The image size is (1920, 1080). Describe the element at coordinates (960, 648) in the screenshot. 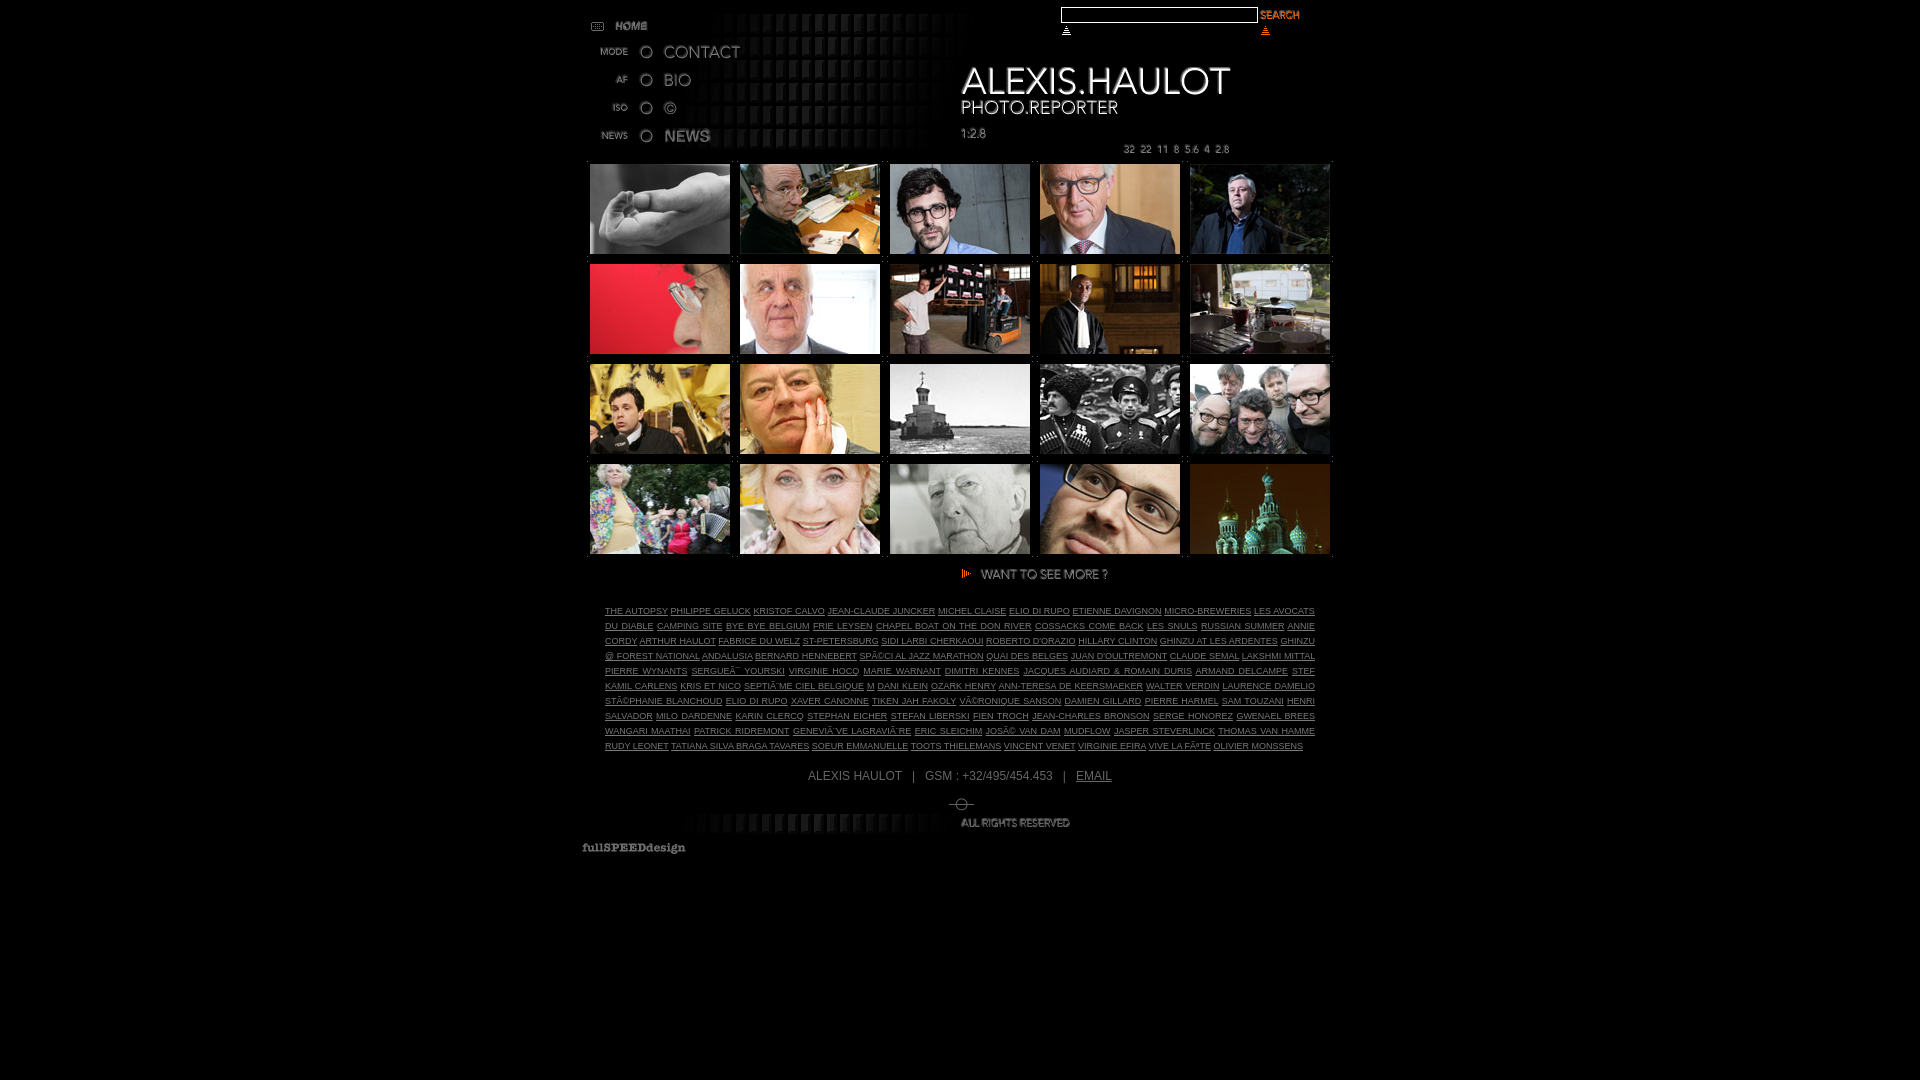

I see `'GHINZU @ FOREST NATIONAL'` at that location.